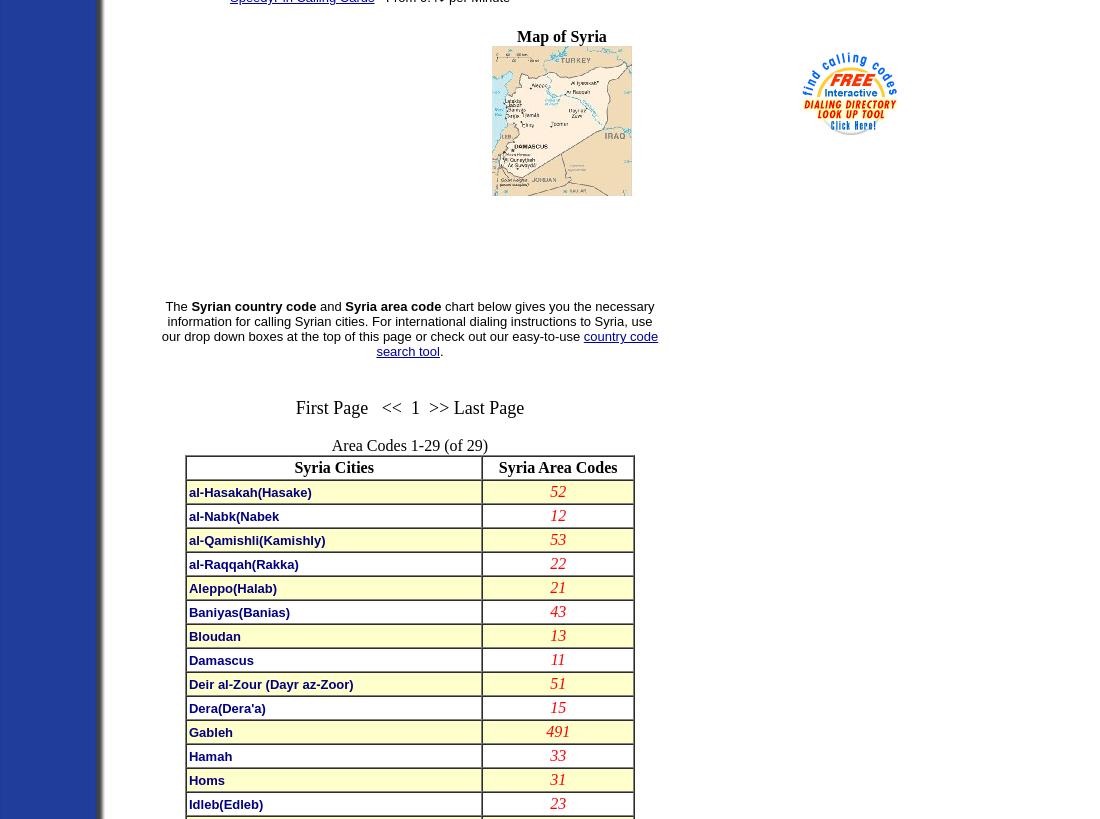 This screenshot has width=1100, height=819. What do you see at coordinates (226, 706) in the screenshot?
I see `'Dera(Dera'a)'` at bounding box center [226, 706].